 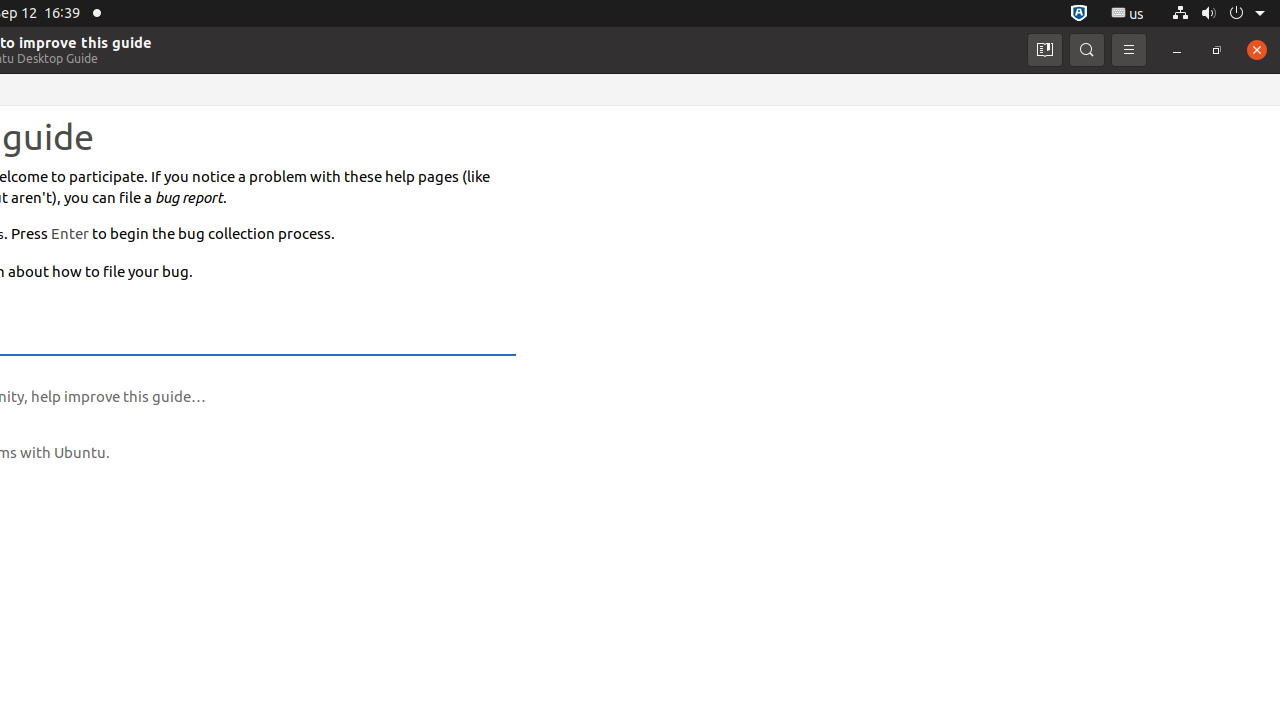 What do you see at coordinates (1255, 48) in the screenshot?
I see `'Close'` at bounding box center [1255, 48].